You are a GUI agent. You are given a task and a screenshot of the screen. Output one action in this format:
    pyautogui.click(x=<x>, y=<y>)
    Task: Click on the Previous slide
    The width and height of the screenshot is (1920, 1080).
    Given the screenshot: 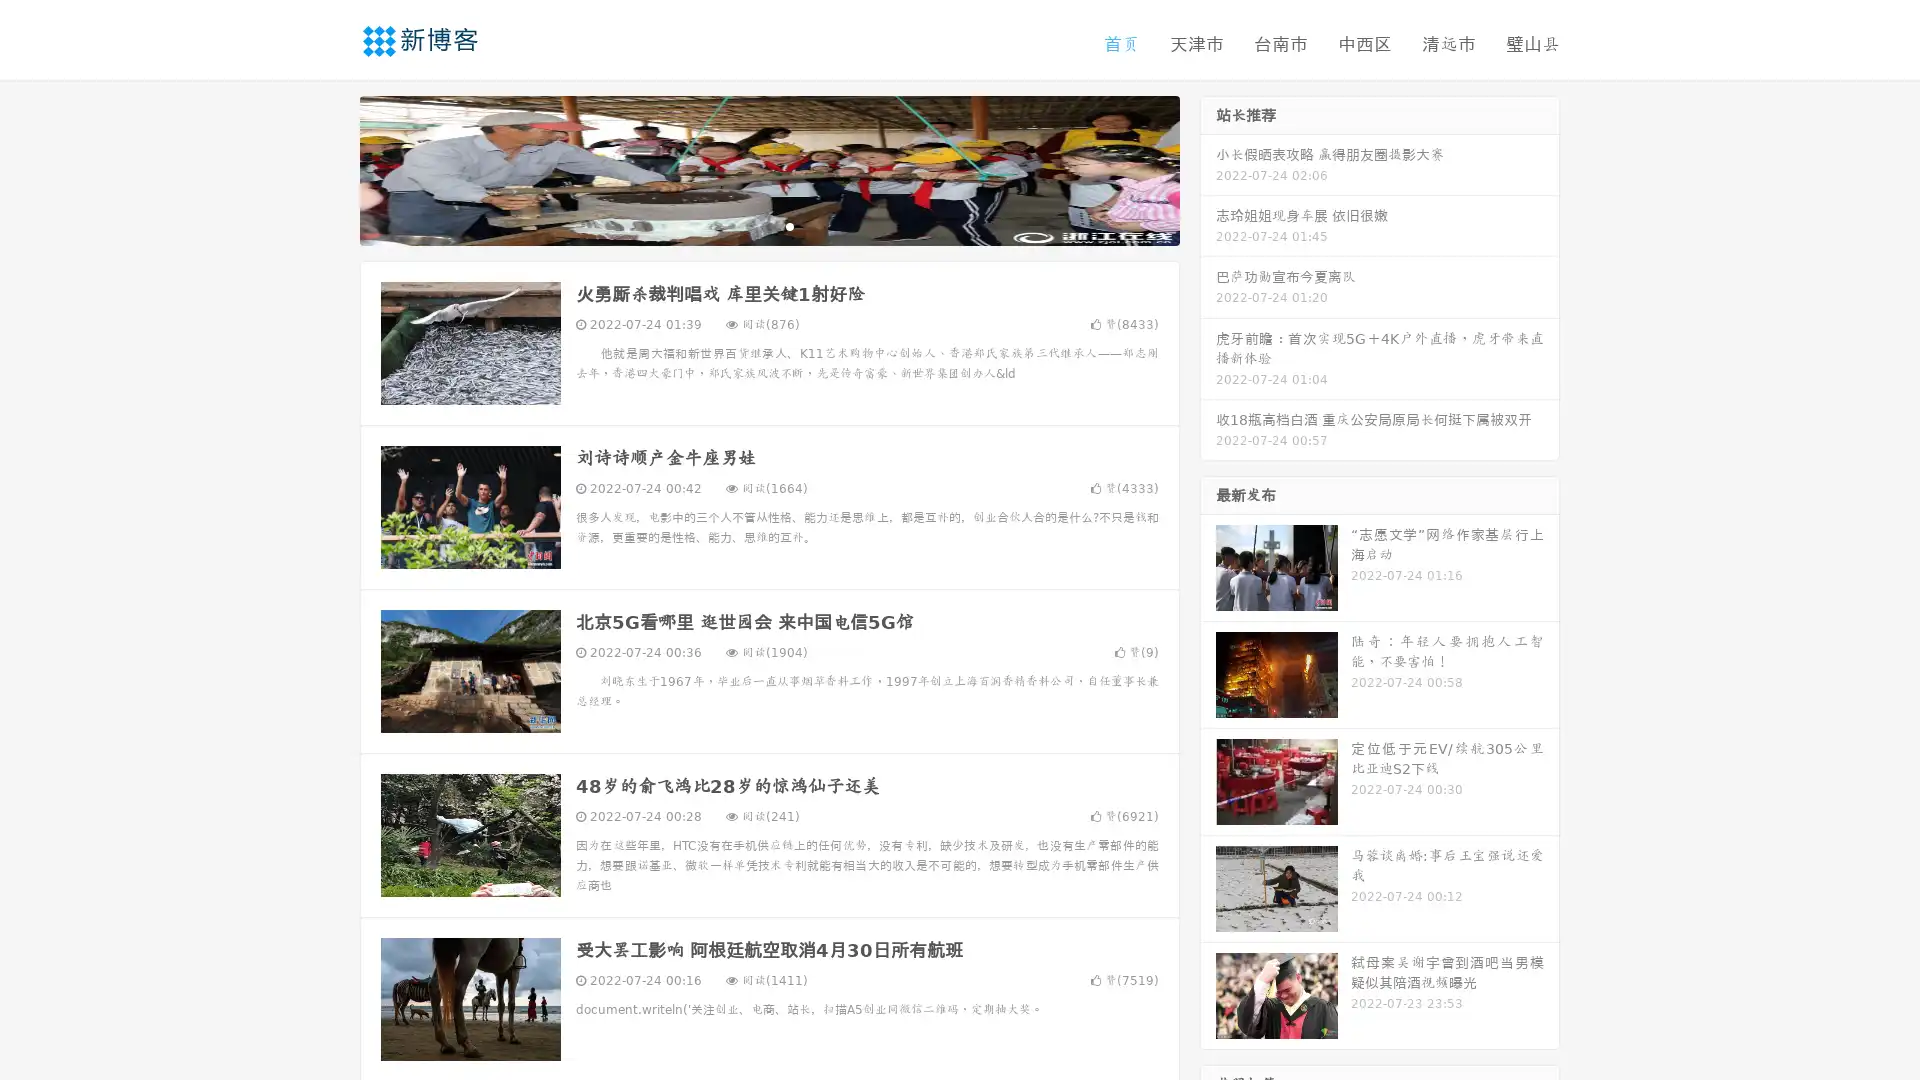 What is the action you would take?
    pyautogui.click(x=330, y=168)
    